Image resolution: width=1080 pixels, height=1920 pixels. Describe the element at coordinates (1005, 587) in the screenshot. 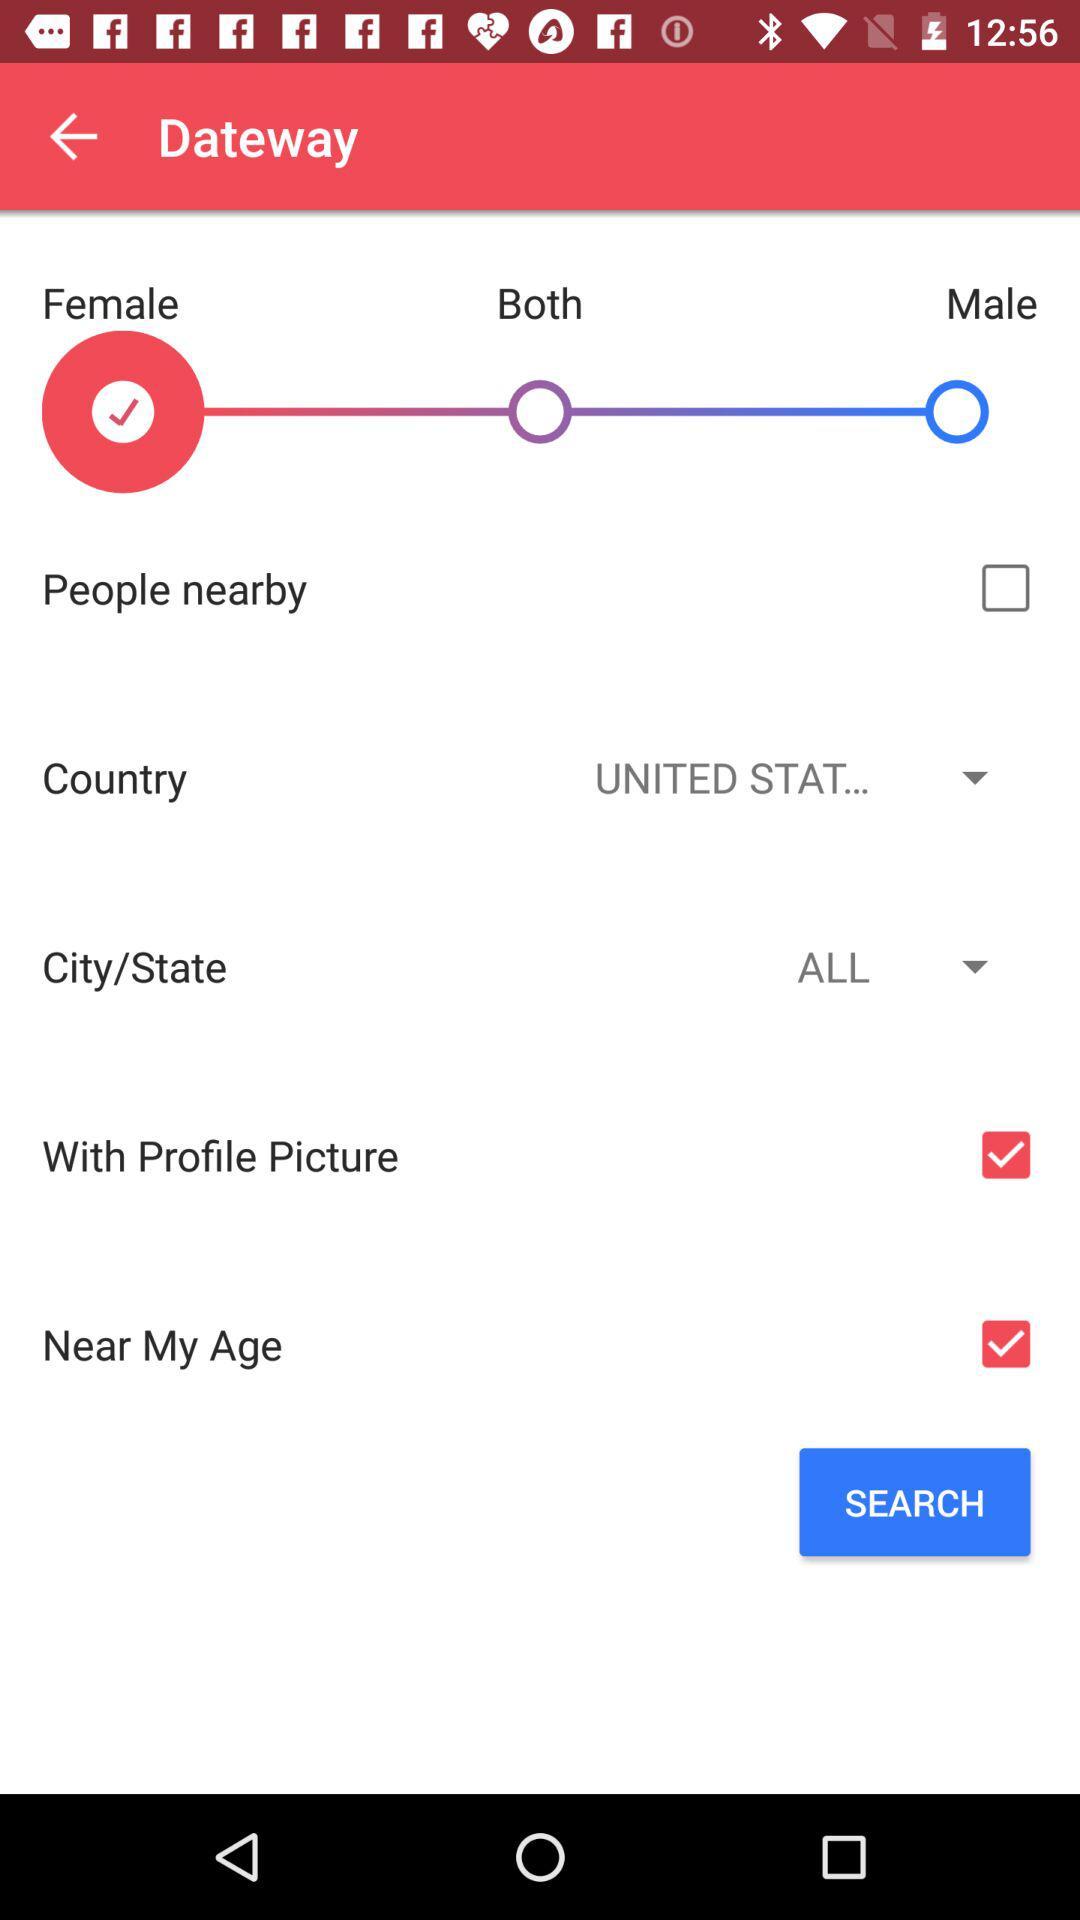

I see `people nearby check` at that location.